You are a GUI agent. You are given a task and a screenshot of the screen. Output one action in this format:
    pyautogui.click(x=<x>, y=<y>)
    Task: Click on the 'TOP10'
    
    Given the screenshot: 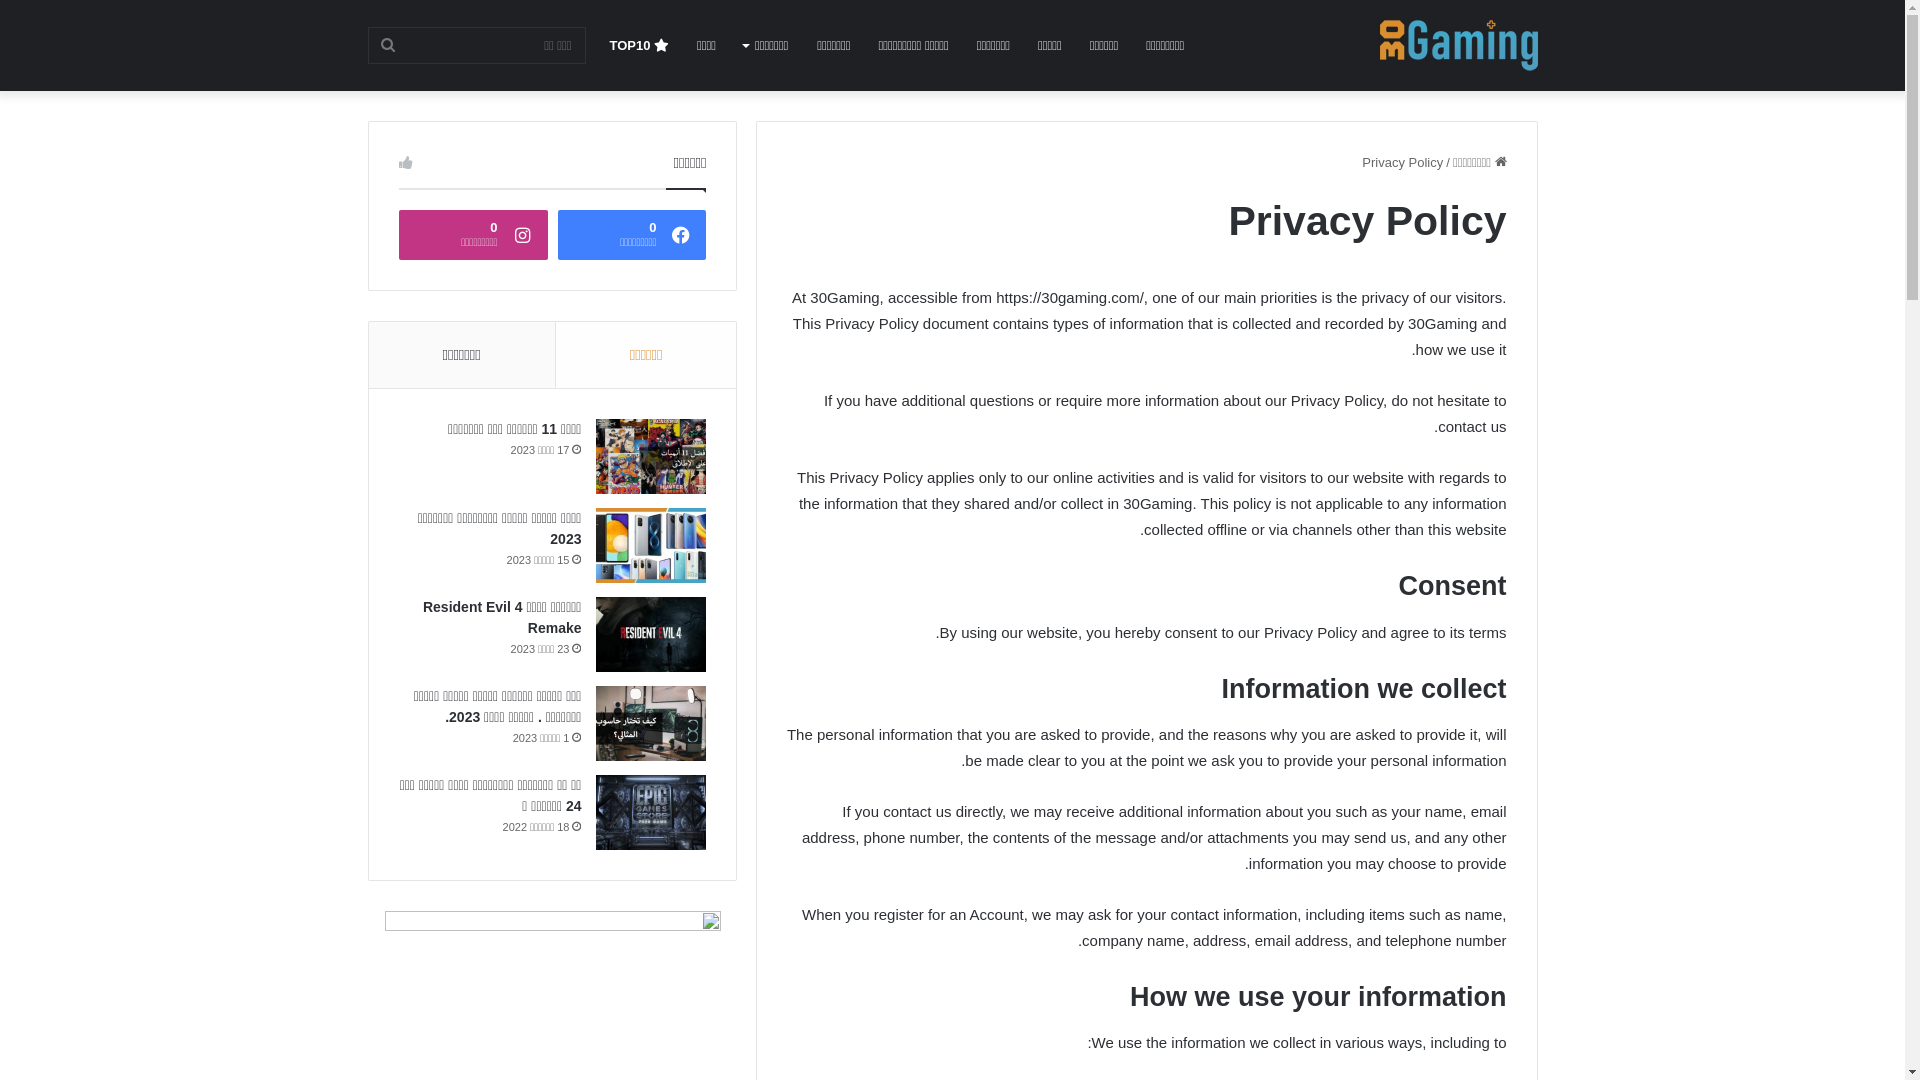 What is the action you would take?
    pyautogui.click(x=594, y=45)
    